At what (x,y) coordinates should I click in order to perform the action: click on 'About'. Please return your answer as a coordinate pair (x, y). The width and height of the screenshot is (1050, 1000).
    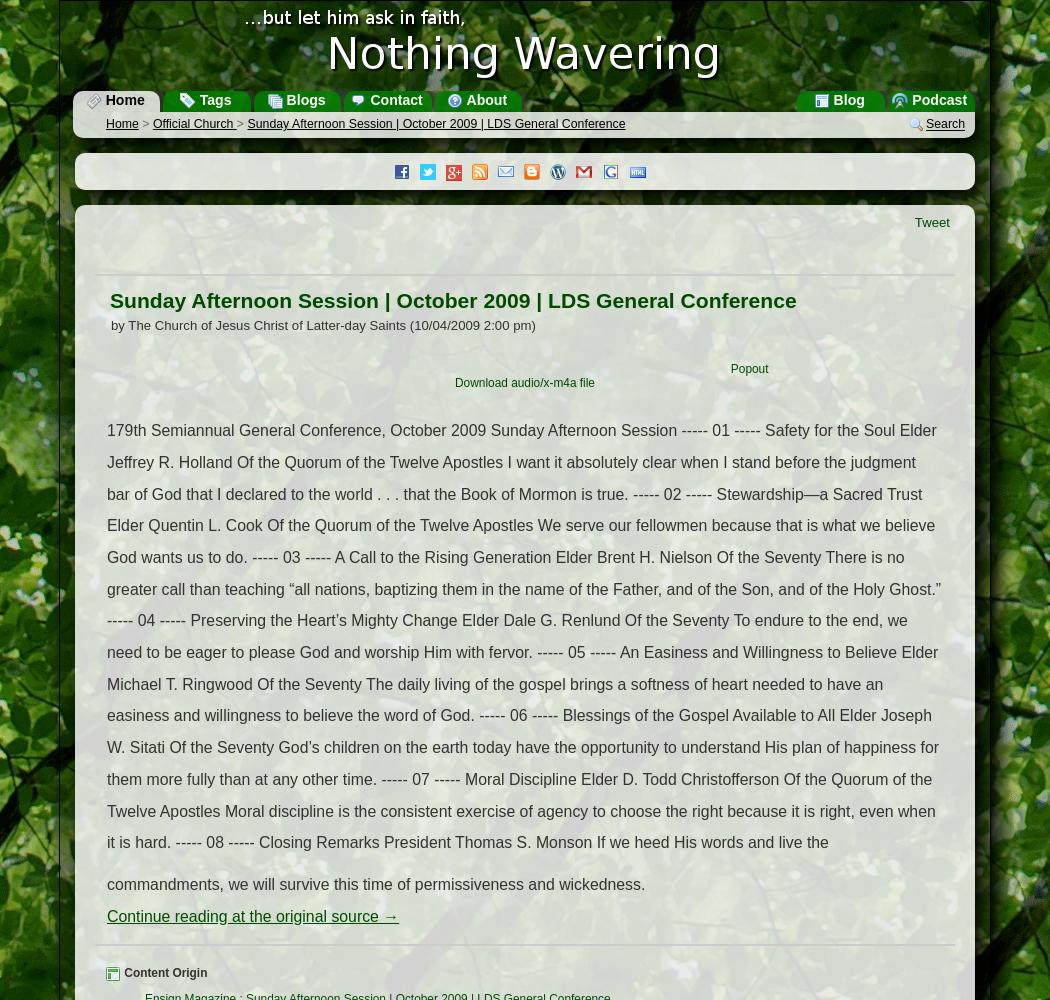
    Looking at the image, I should click on (484, 99).